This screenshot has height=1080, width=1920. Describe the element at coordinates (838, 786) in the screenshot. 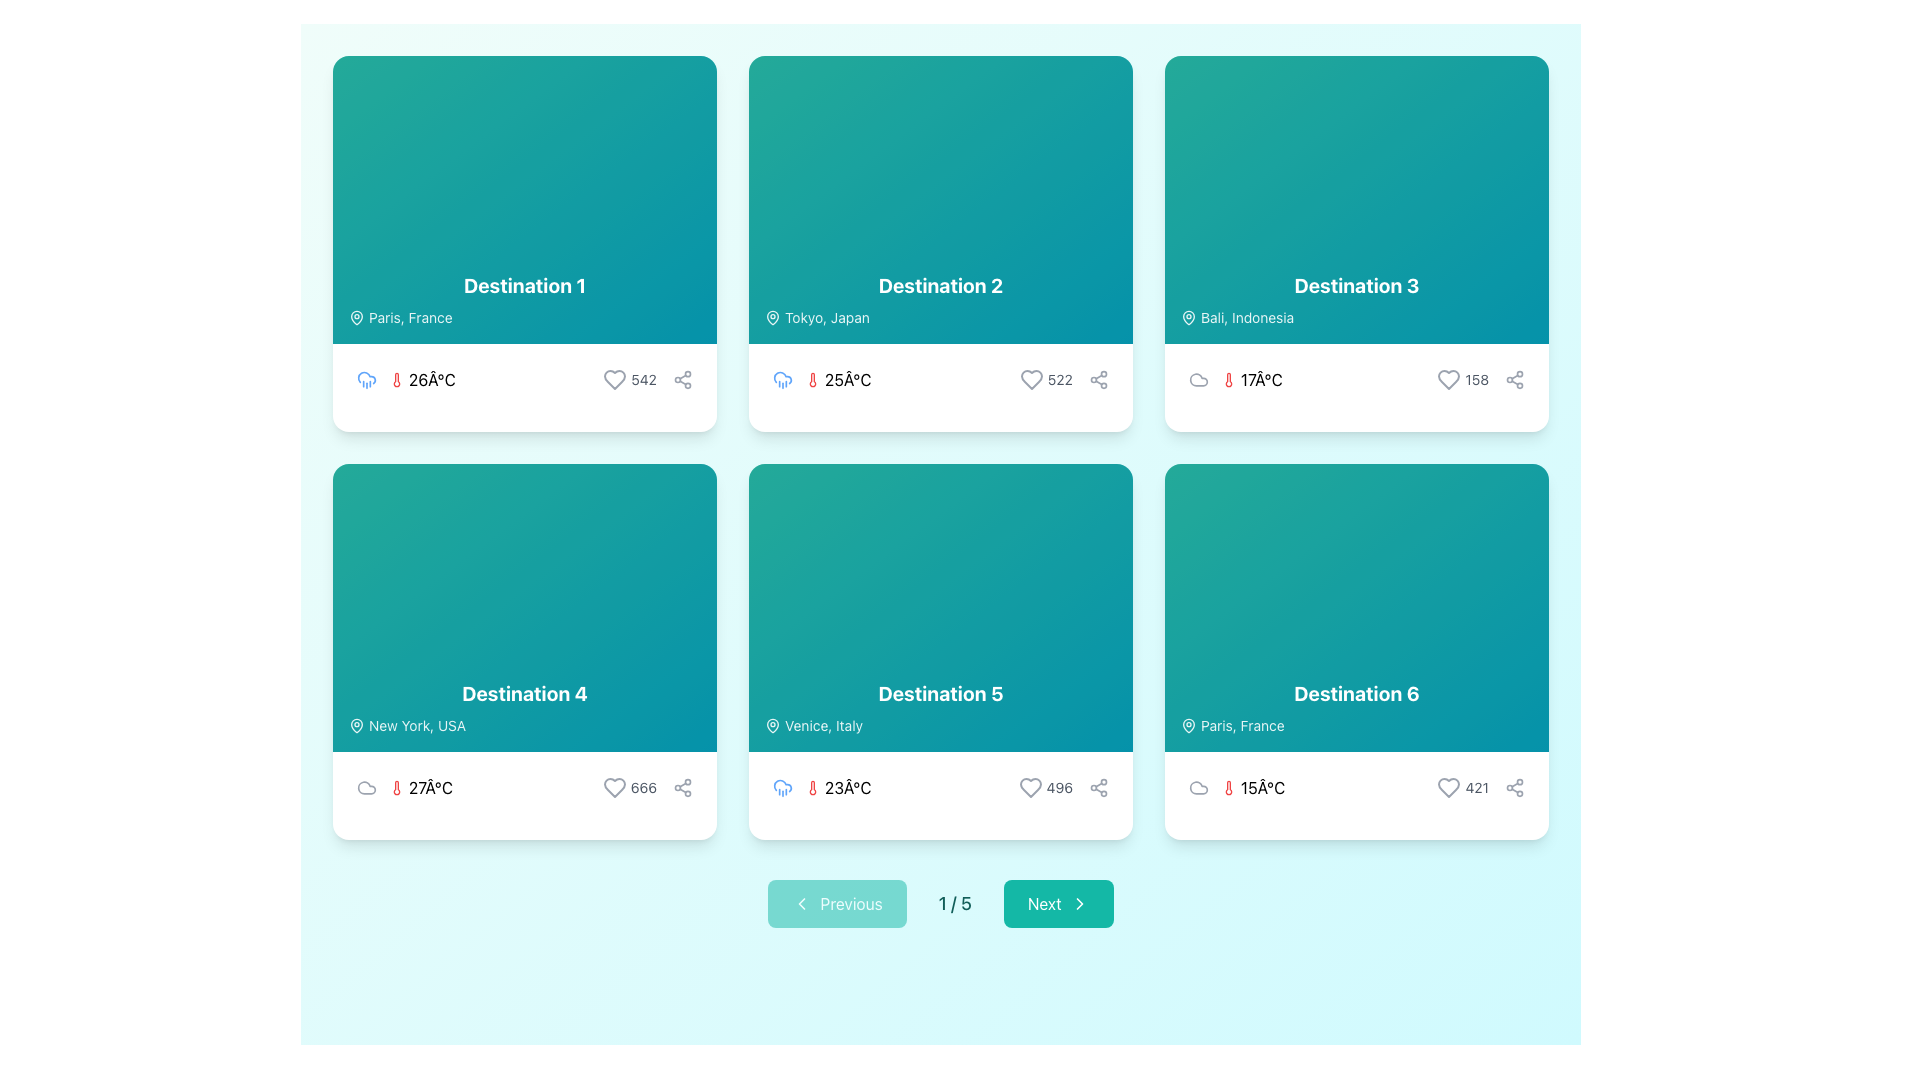

I see `the temperature display element located in the 'Destination 5' card, which provides the current or expected weather condition in degrees Celsius, situated below the blue cloud icon indicating rainy weather` at that location.